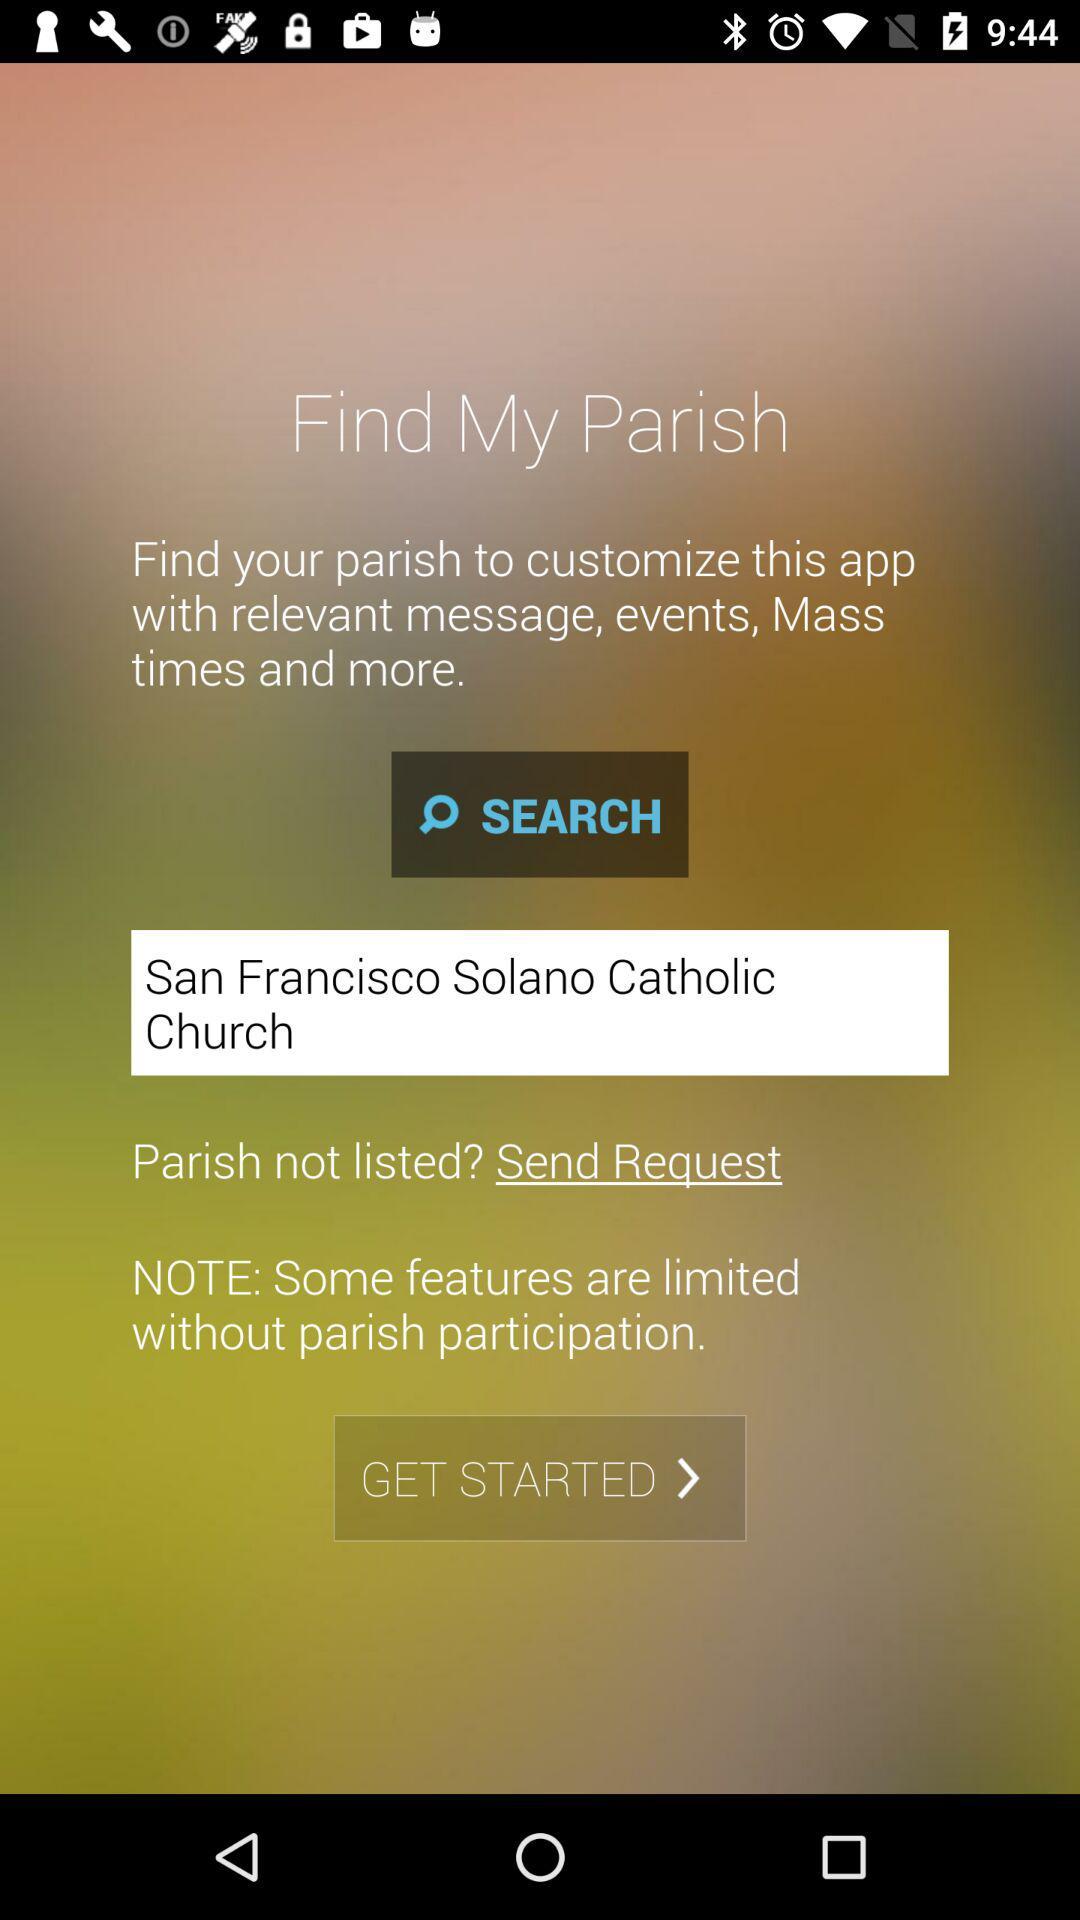  What do you see at coordinates (456, 1159) in the screenshot?
I see `item below san francisco solano item` at bounding box center [456, 1159].